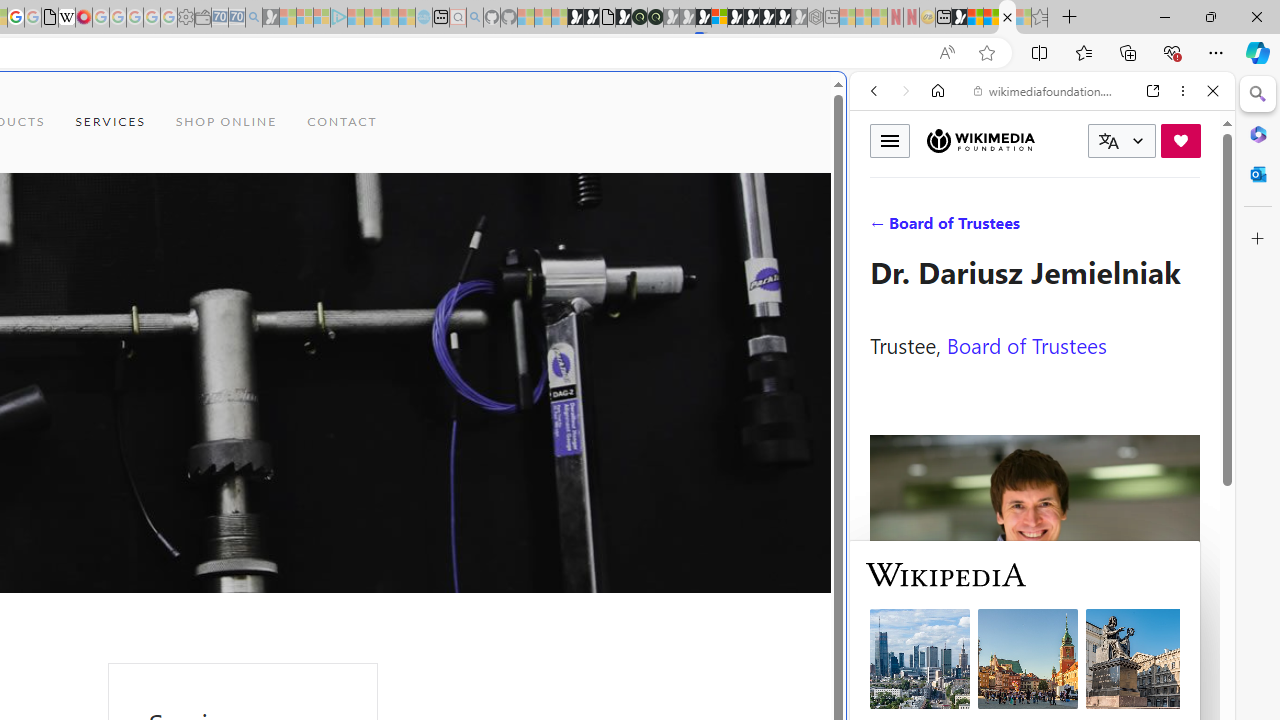 This screenshot has height=720, width=1280. Describe the element at coordinates (889, 139) in the screenshot. I see `'Toggle menu'` at that location.